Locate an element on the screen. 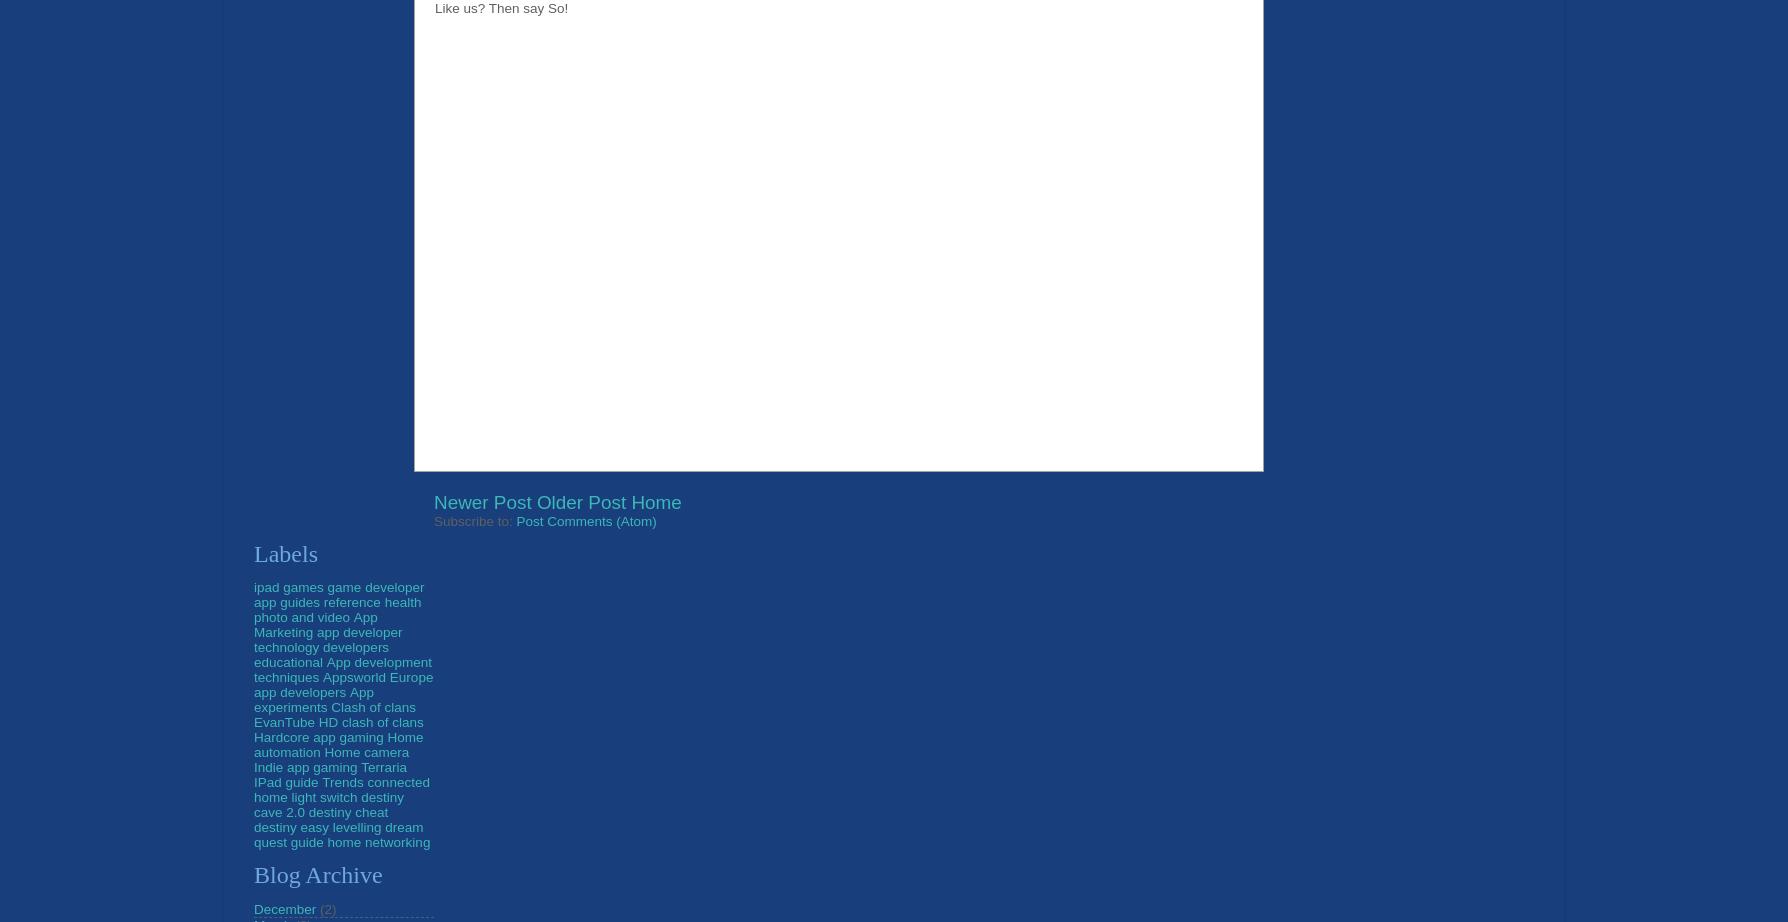 The height and width of the screenshot is (922, 1788). 'Indie app gaming' is located at coordinates (304, 765).